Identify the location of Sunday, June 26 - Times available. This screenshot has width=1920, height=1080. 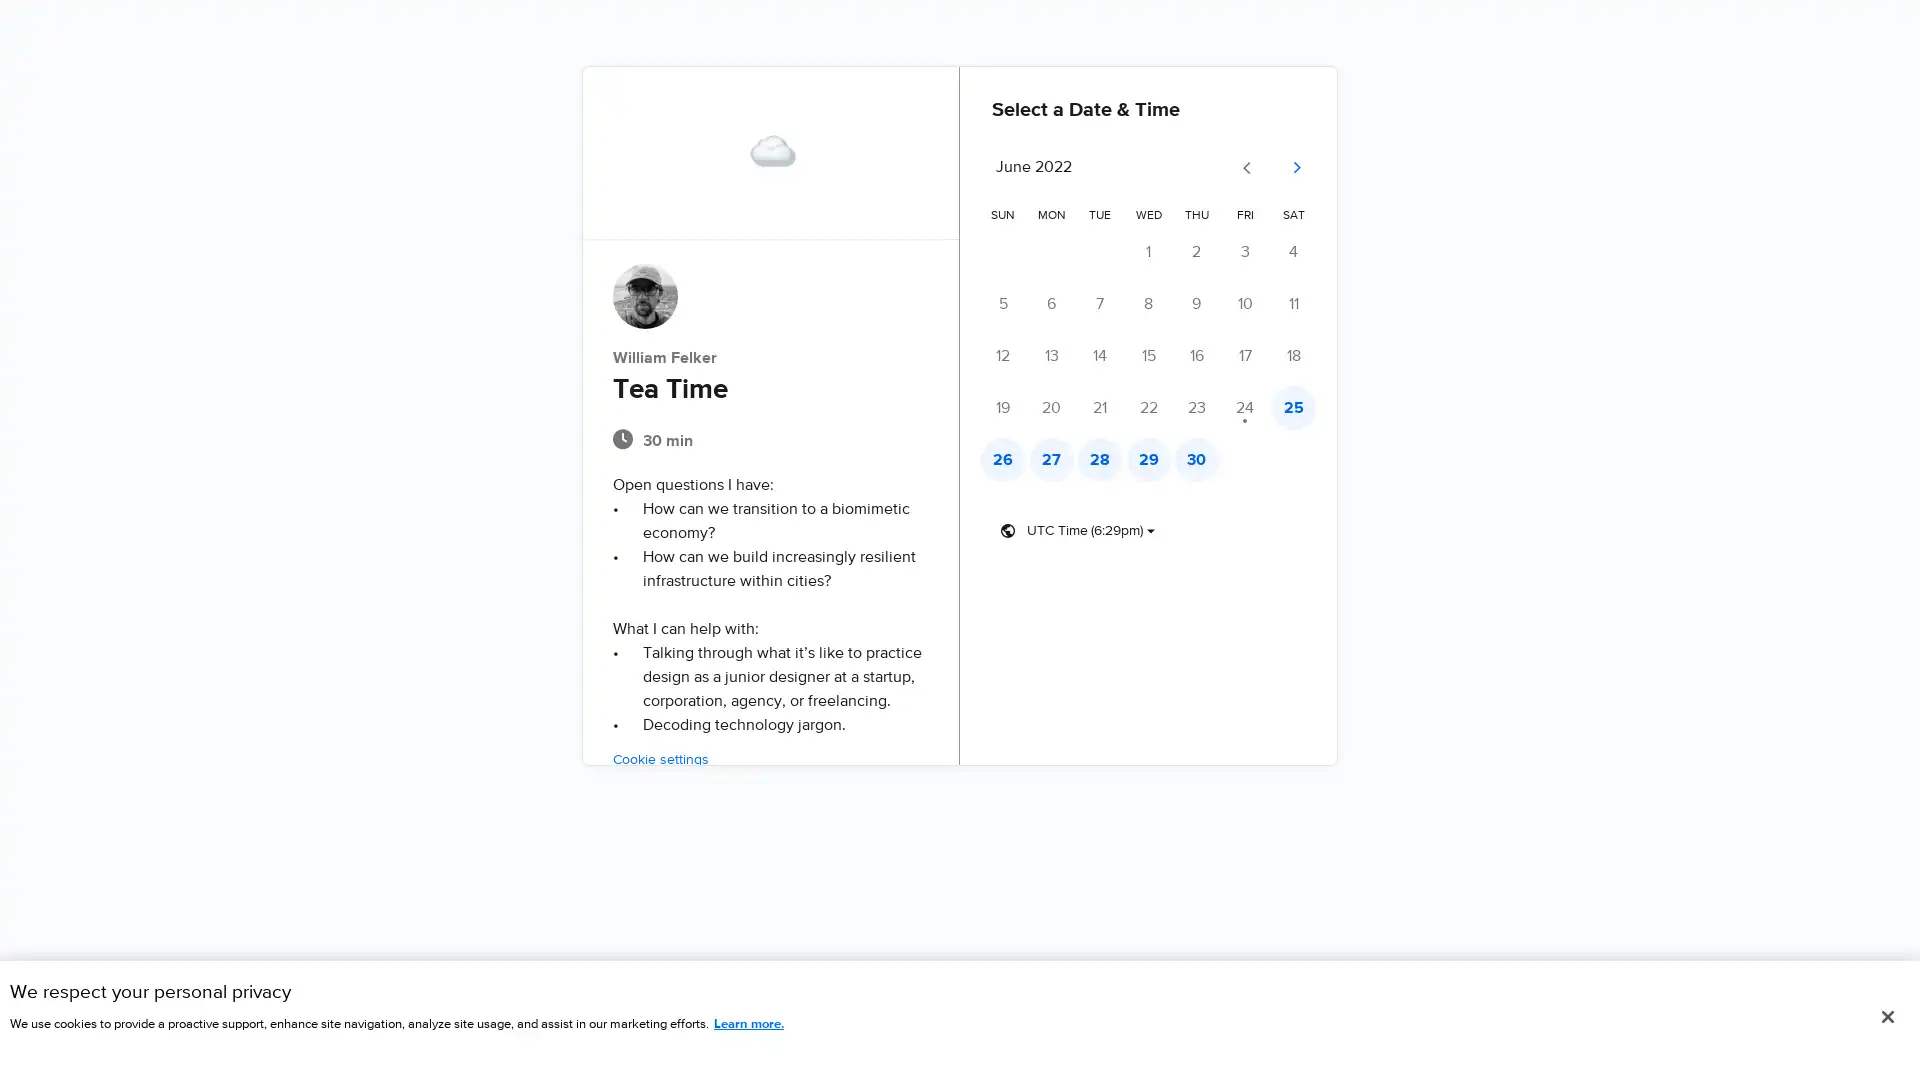
(1003, 459).